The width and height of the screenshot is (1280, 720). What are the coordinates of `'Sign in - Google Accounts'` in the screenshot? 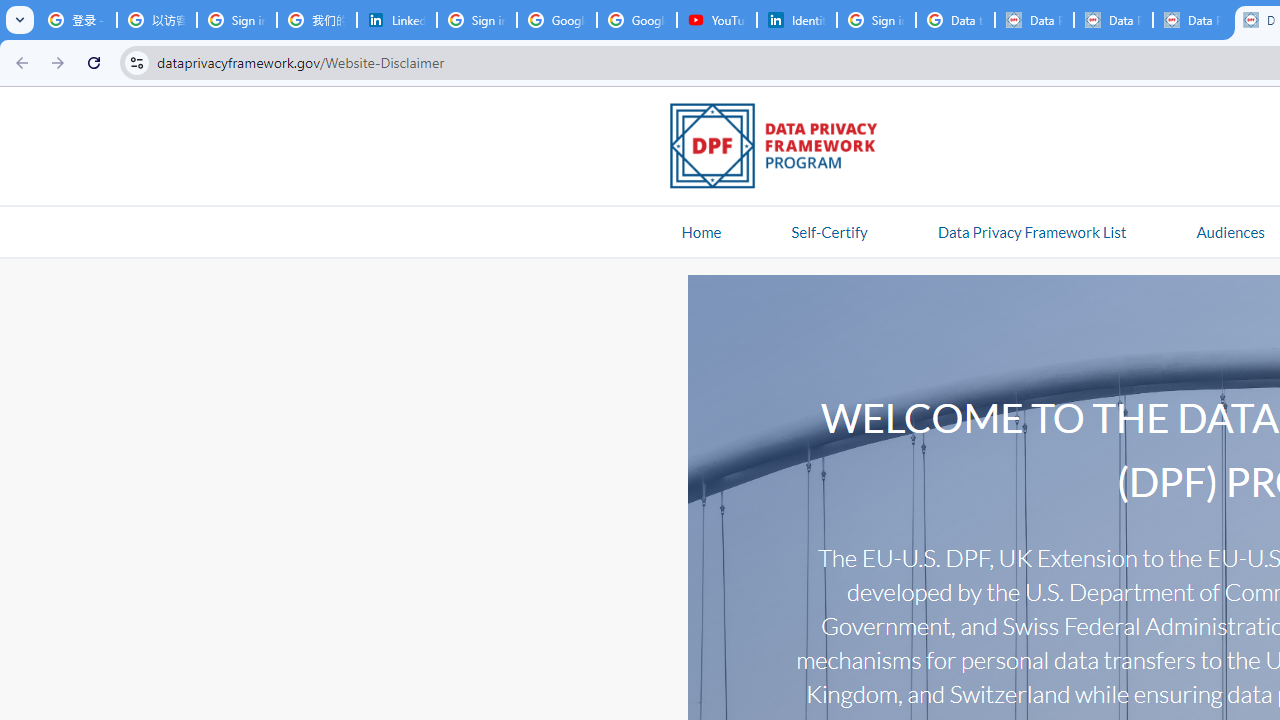 It's located at (236, 20).